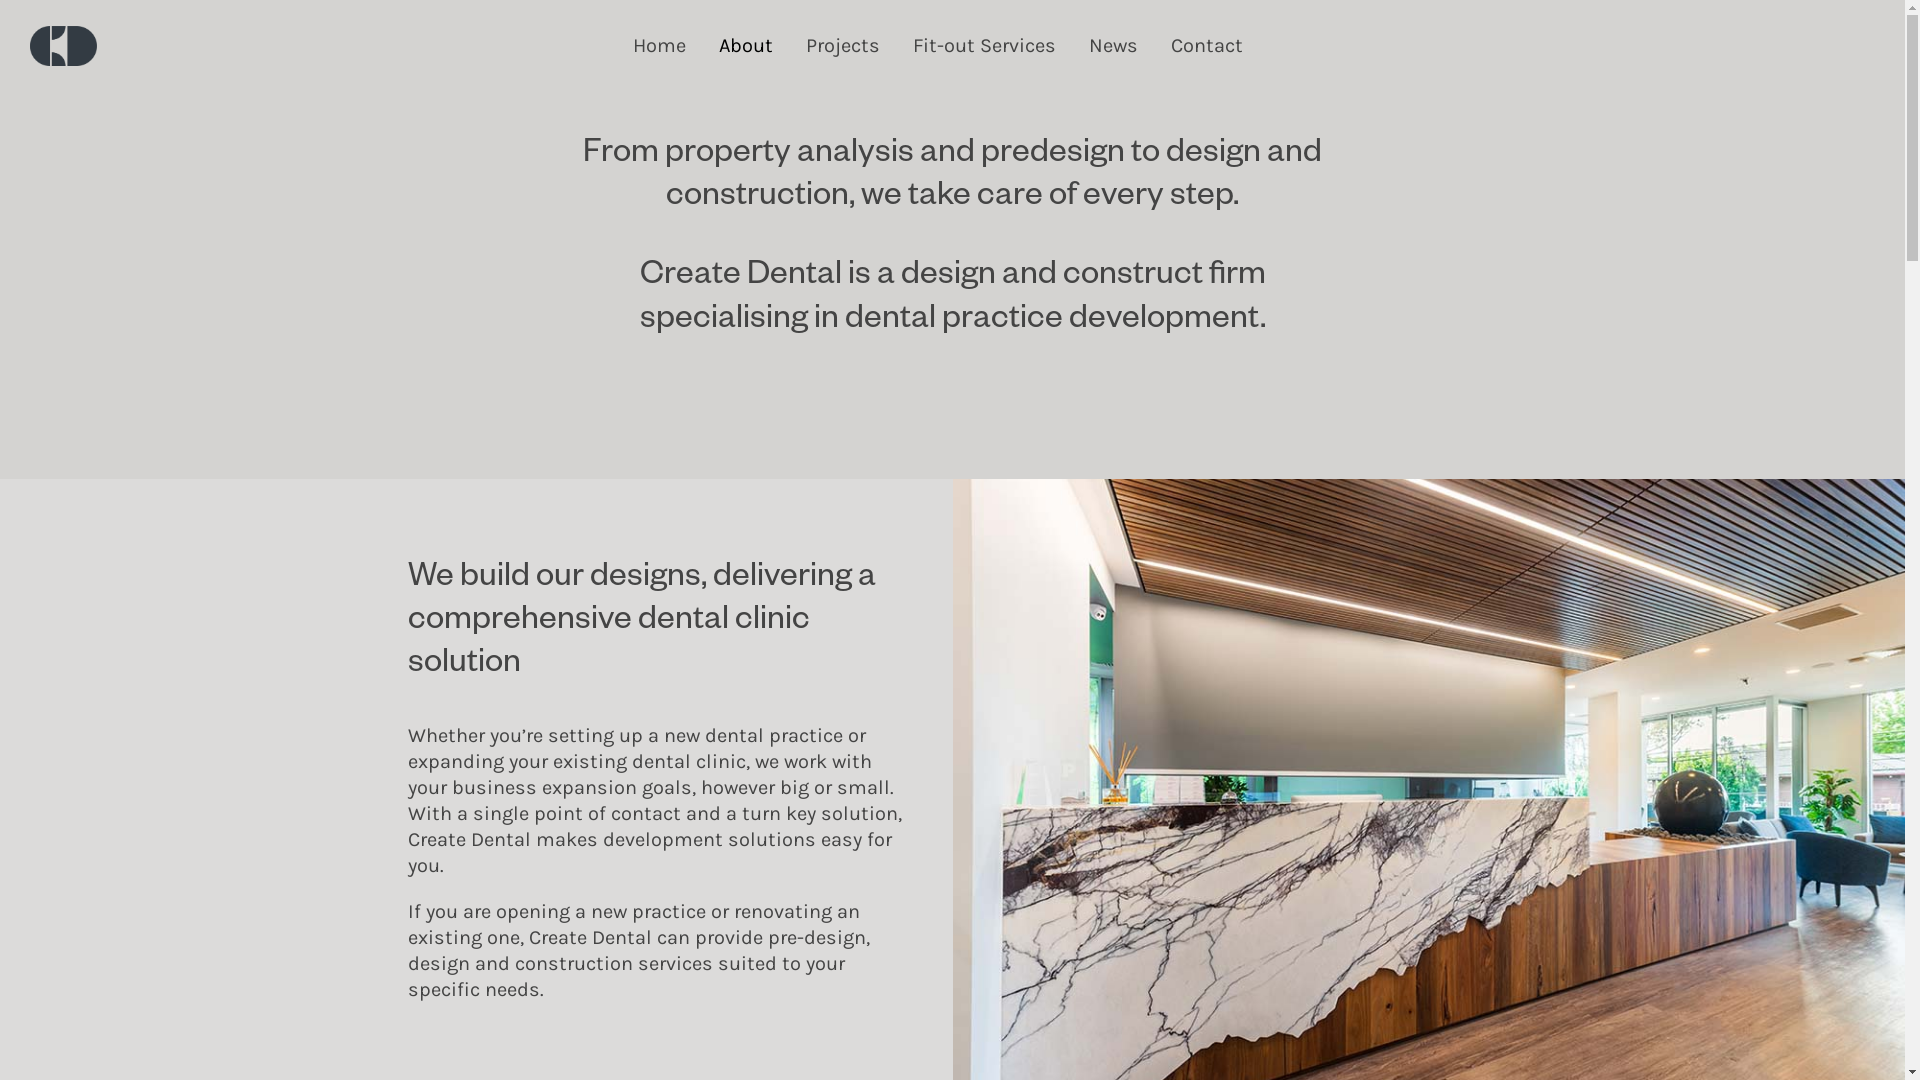 The height and width of the screenshot is (1080, 1920). Describe the element at coordinates (631, 45) in the screenshot. I see `'Home'` at that location.